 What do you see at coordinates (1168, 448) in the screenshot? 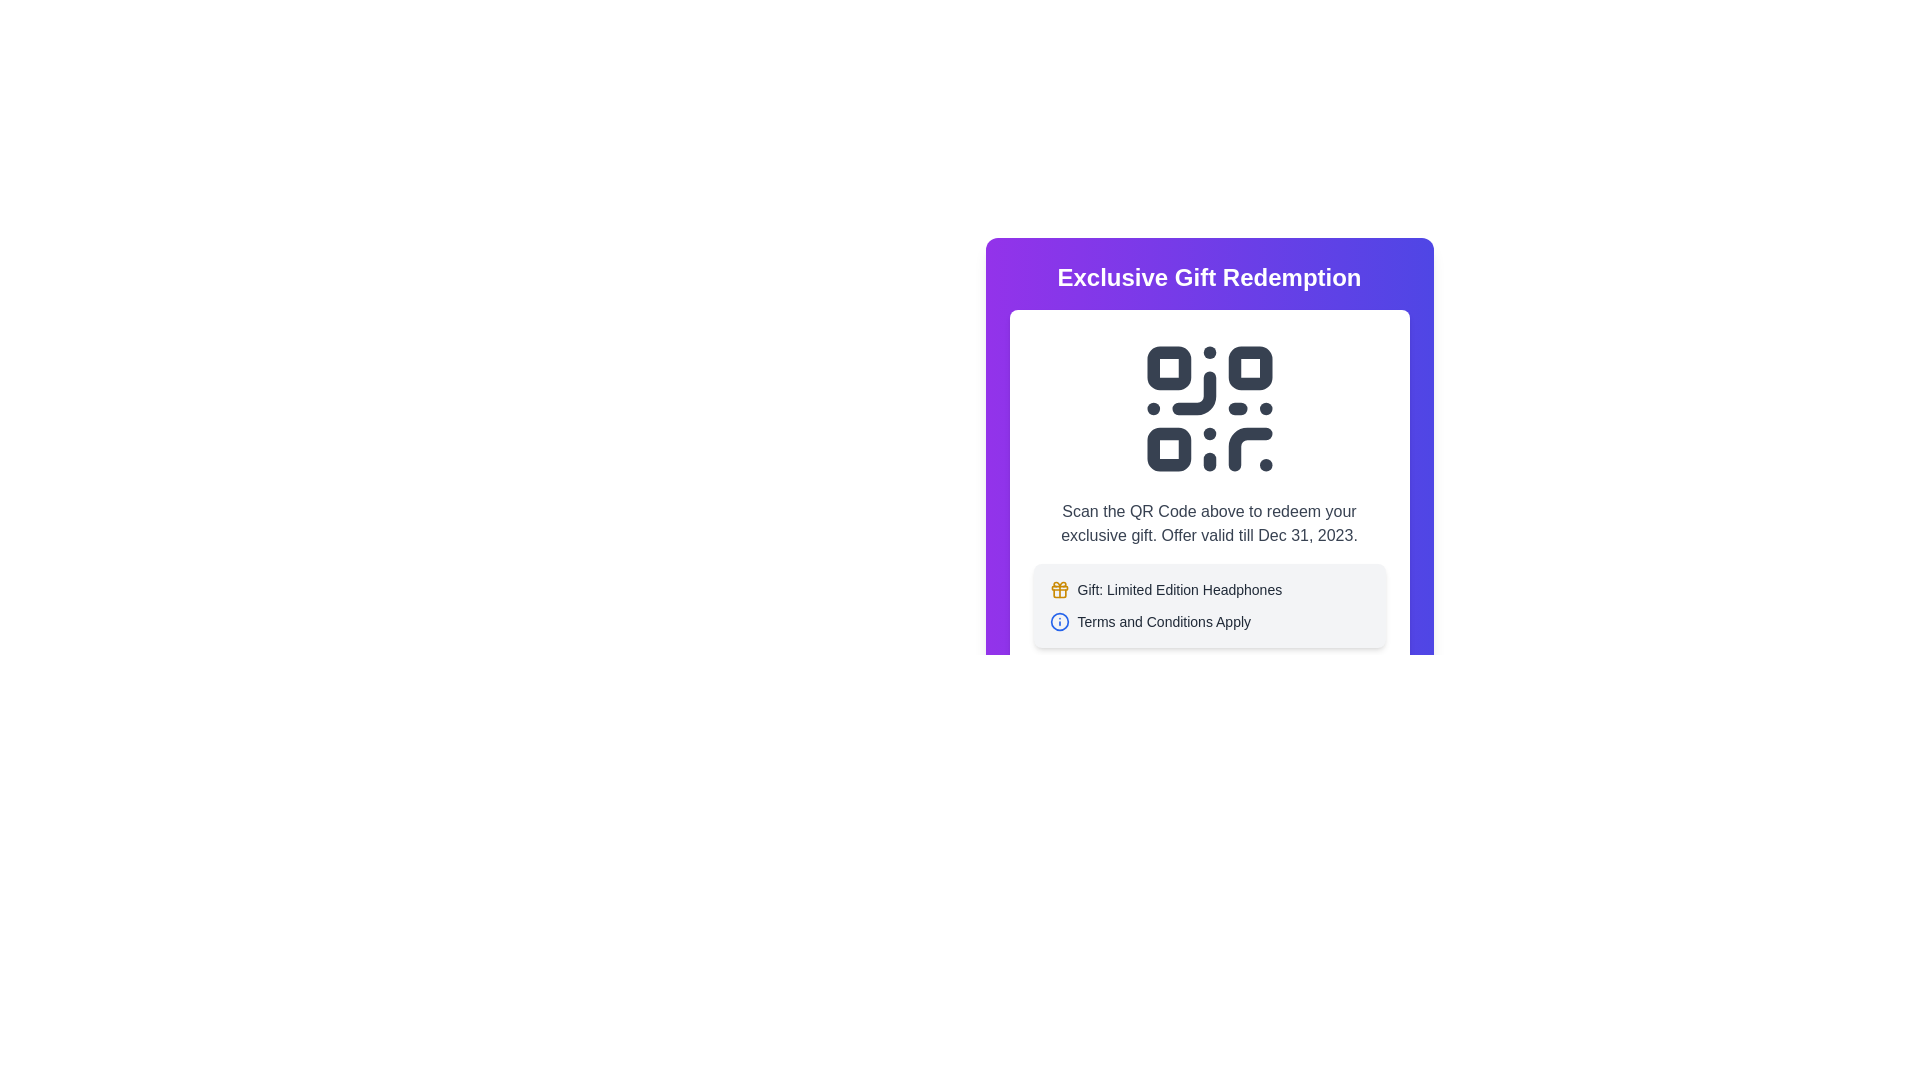
I see `the square component located in the lower-left corner of the QR code` at bounding box center [1168, 448].